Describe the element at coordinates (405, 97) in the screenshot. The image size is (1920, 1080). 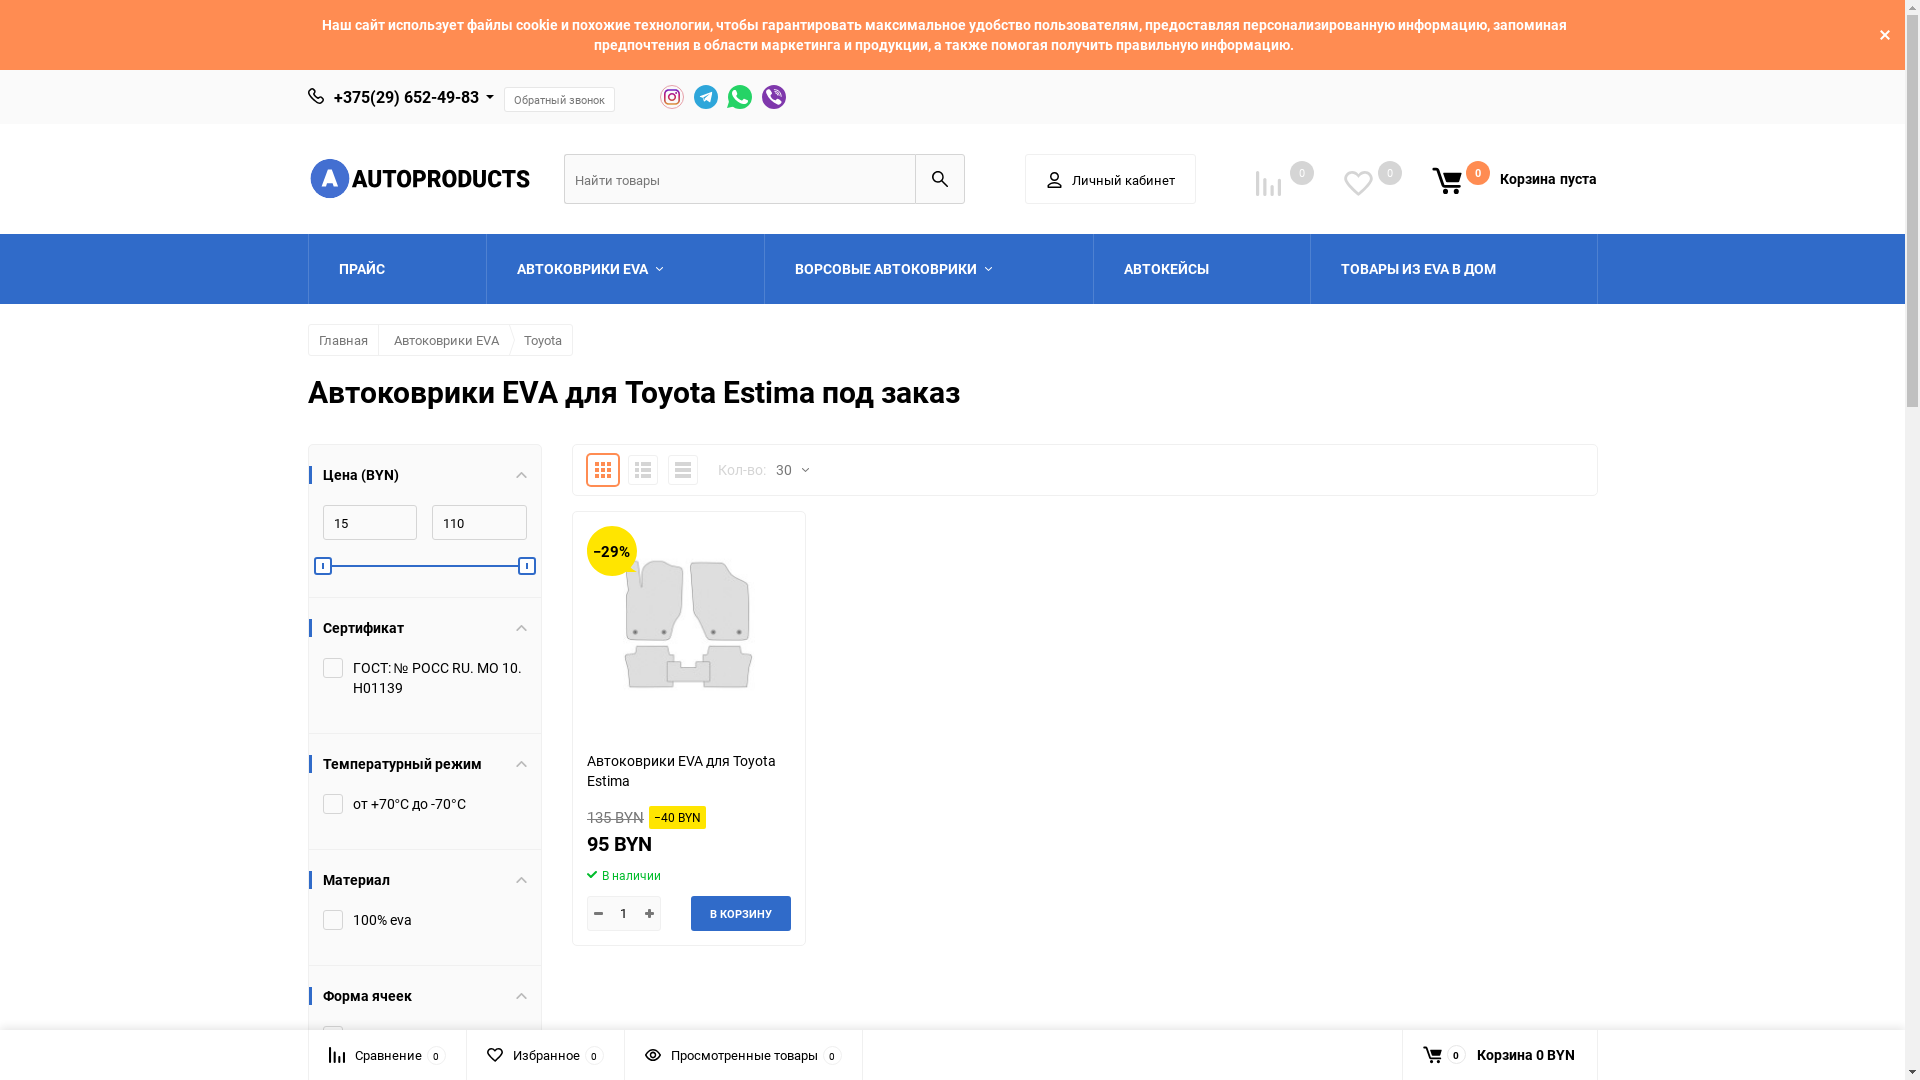
I see `'+375(29) 652-49-83'` at that location.